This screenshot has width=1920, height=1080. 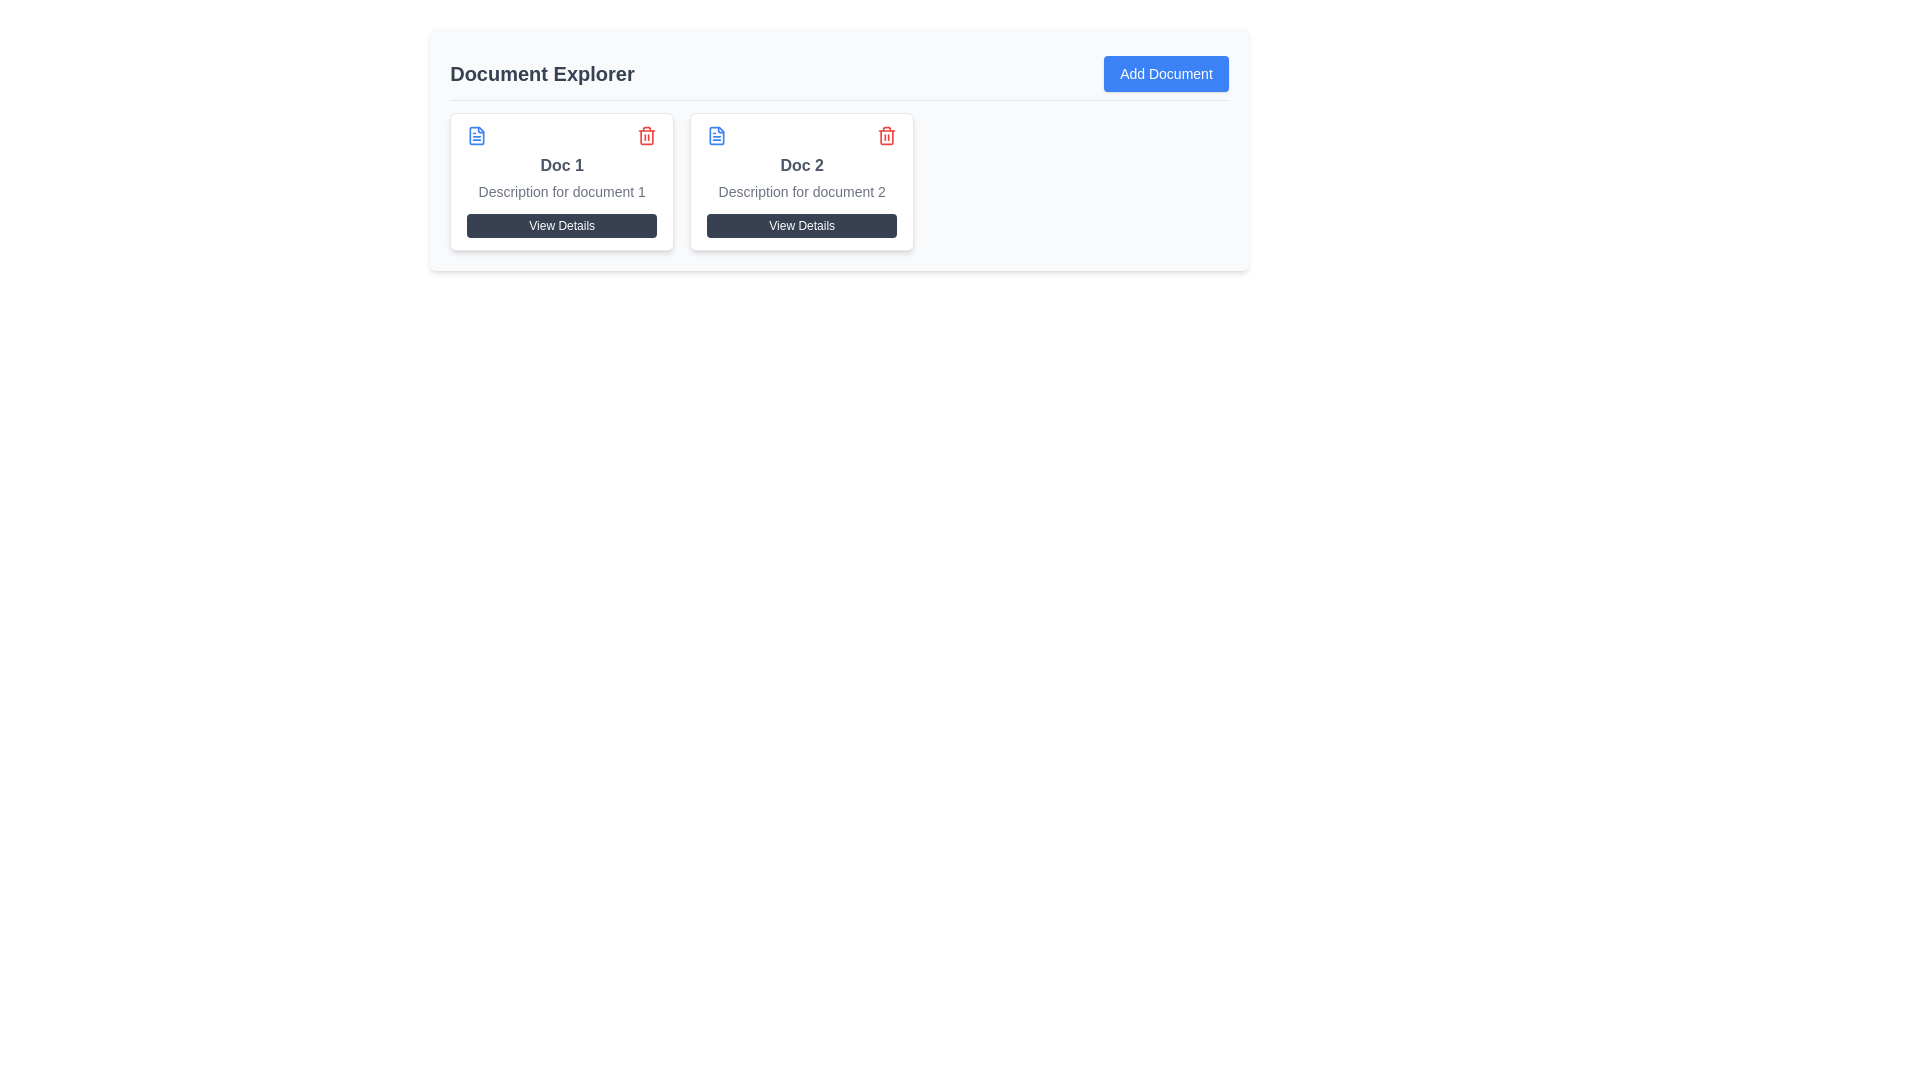 What do you see at coordinates (476, 135) in the screenshot?
I see `the blue document file icon located at the top-left corner of the 'Doc 1' card in the 'Document Explorer' section` at bounding box center [476, 135].